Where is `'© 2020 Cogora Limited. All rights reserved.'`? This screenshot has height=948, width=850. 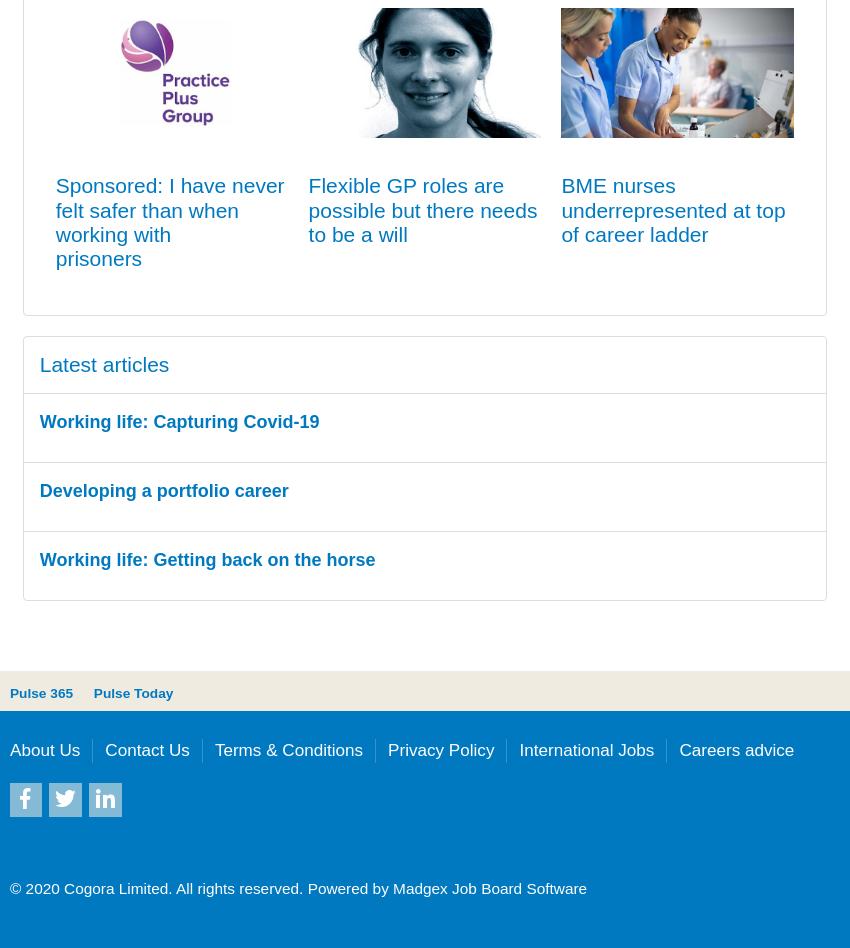 '© 2020 Cogora Limited. All rights reserved.' is located at coordinates (9, 886).